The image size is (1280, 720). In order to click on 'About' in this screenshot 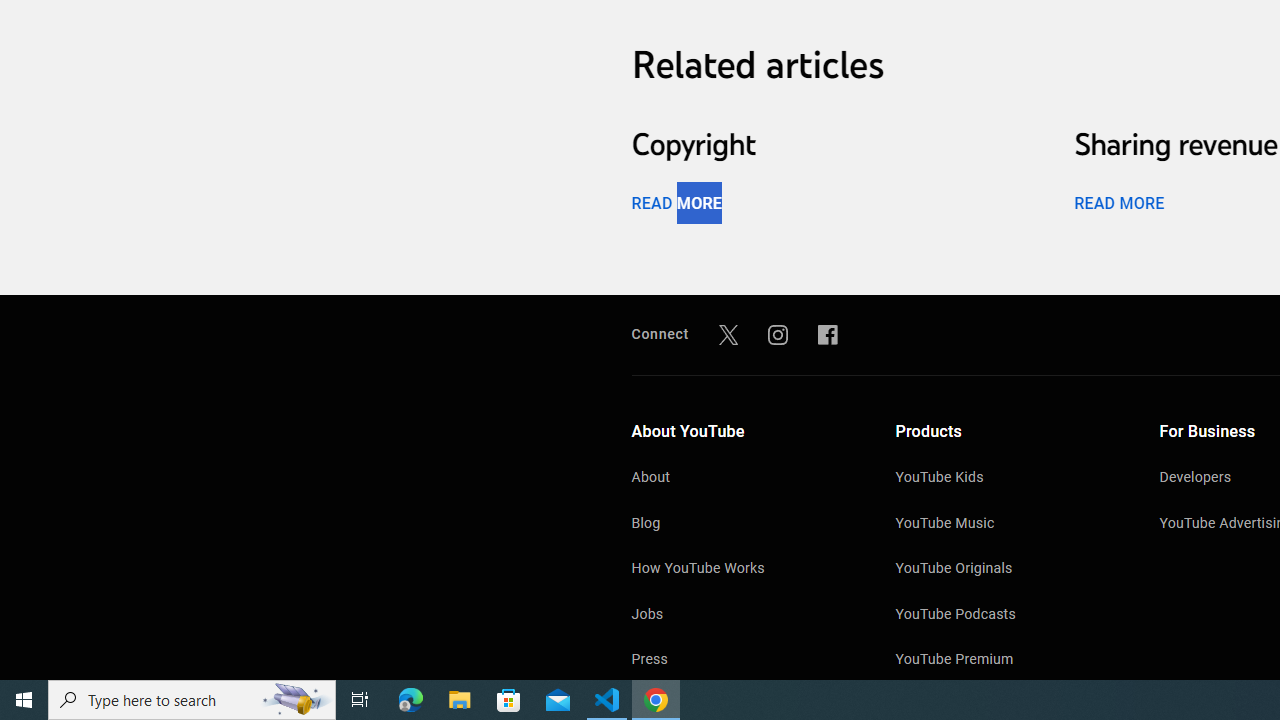, I will do `click(742, 479)`.